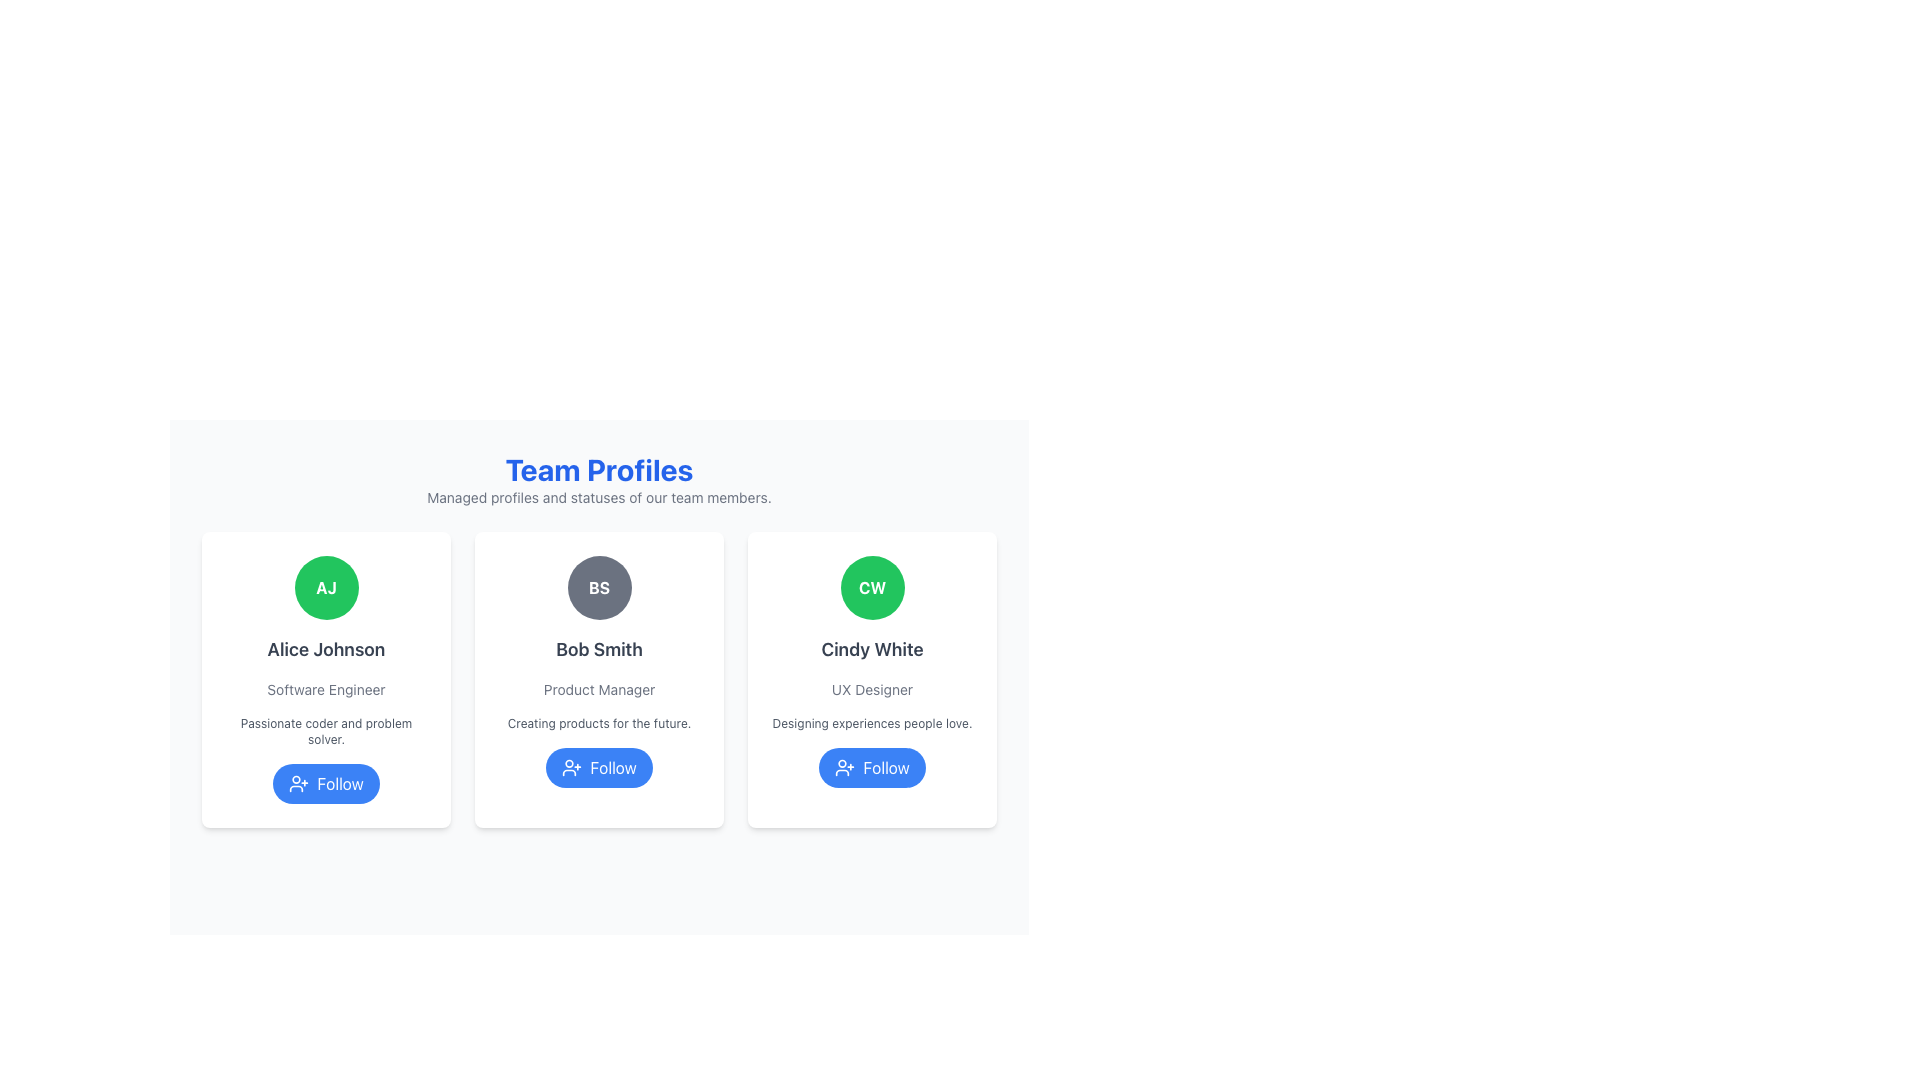  I want to click on the details of the Profile card representing Bob Smith, which is located in the 'Team Profiles' section as the second card in the row, so click(598, 665).